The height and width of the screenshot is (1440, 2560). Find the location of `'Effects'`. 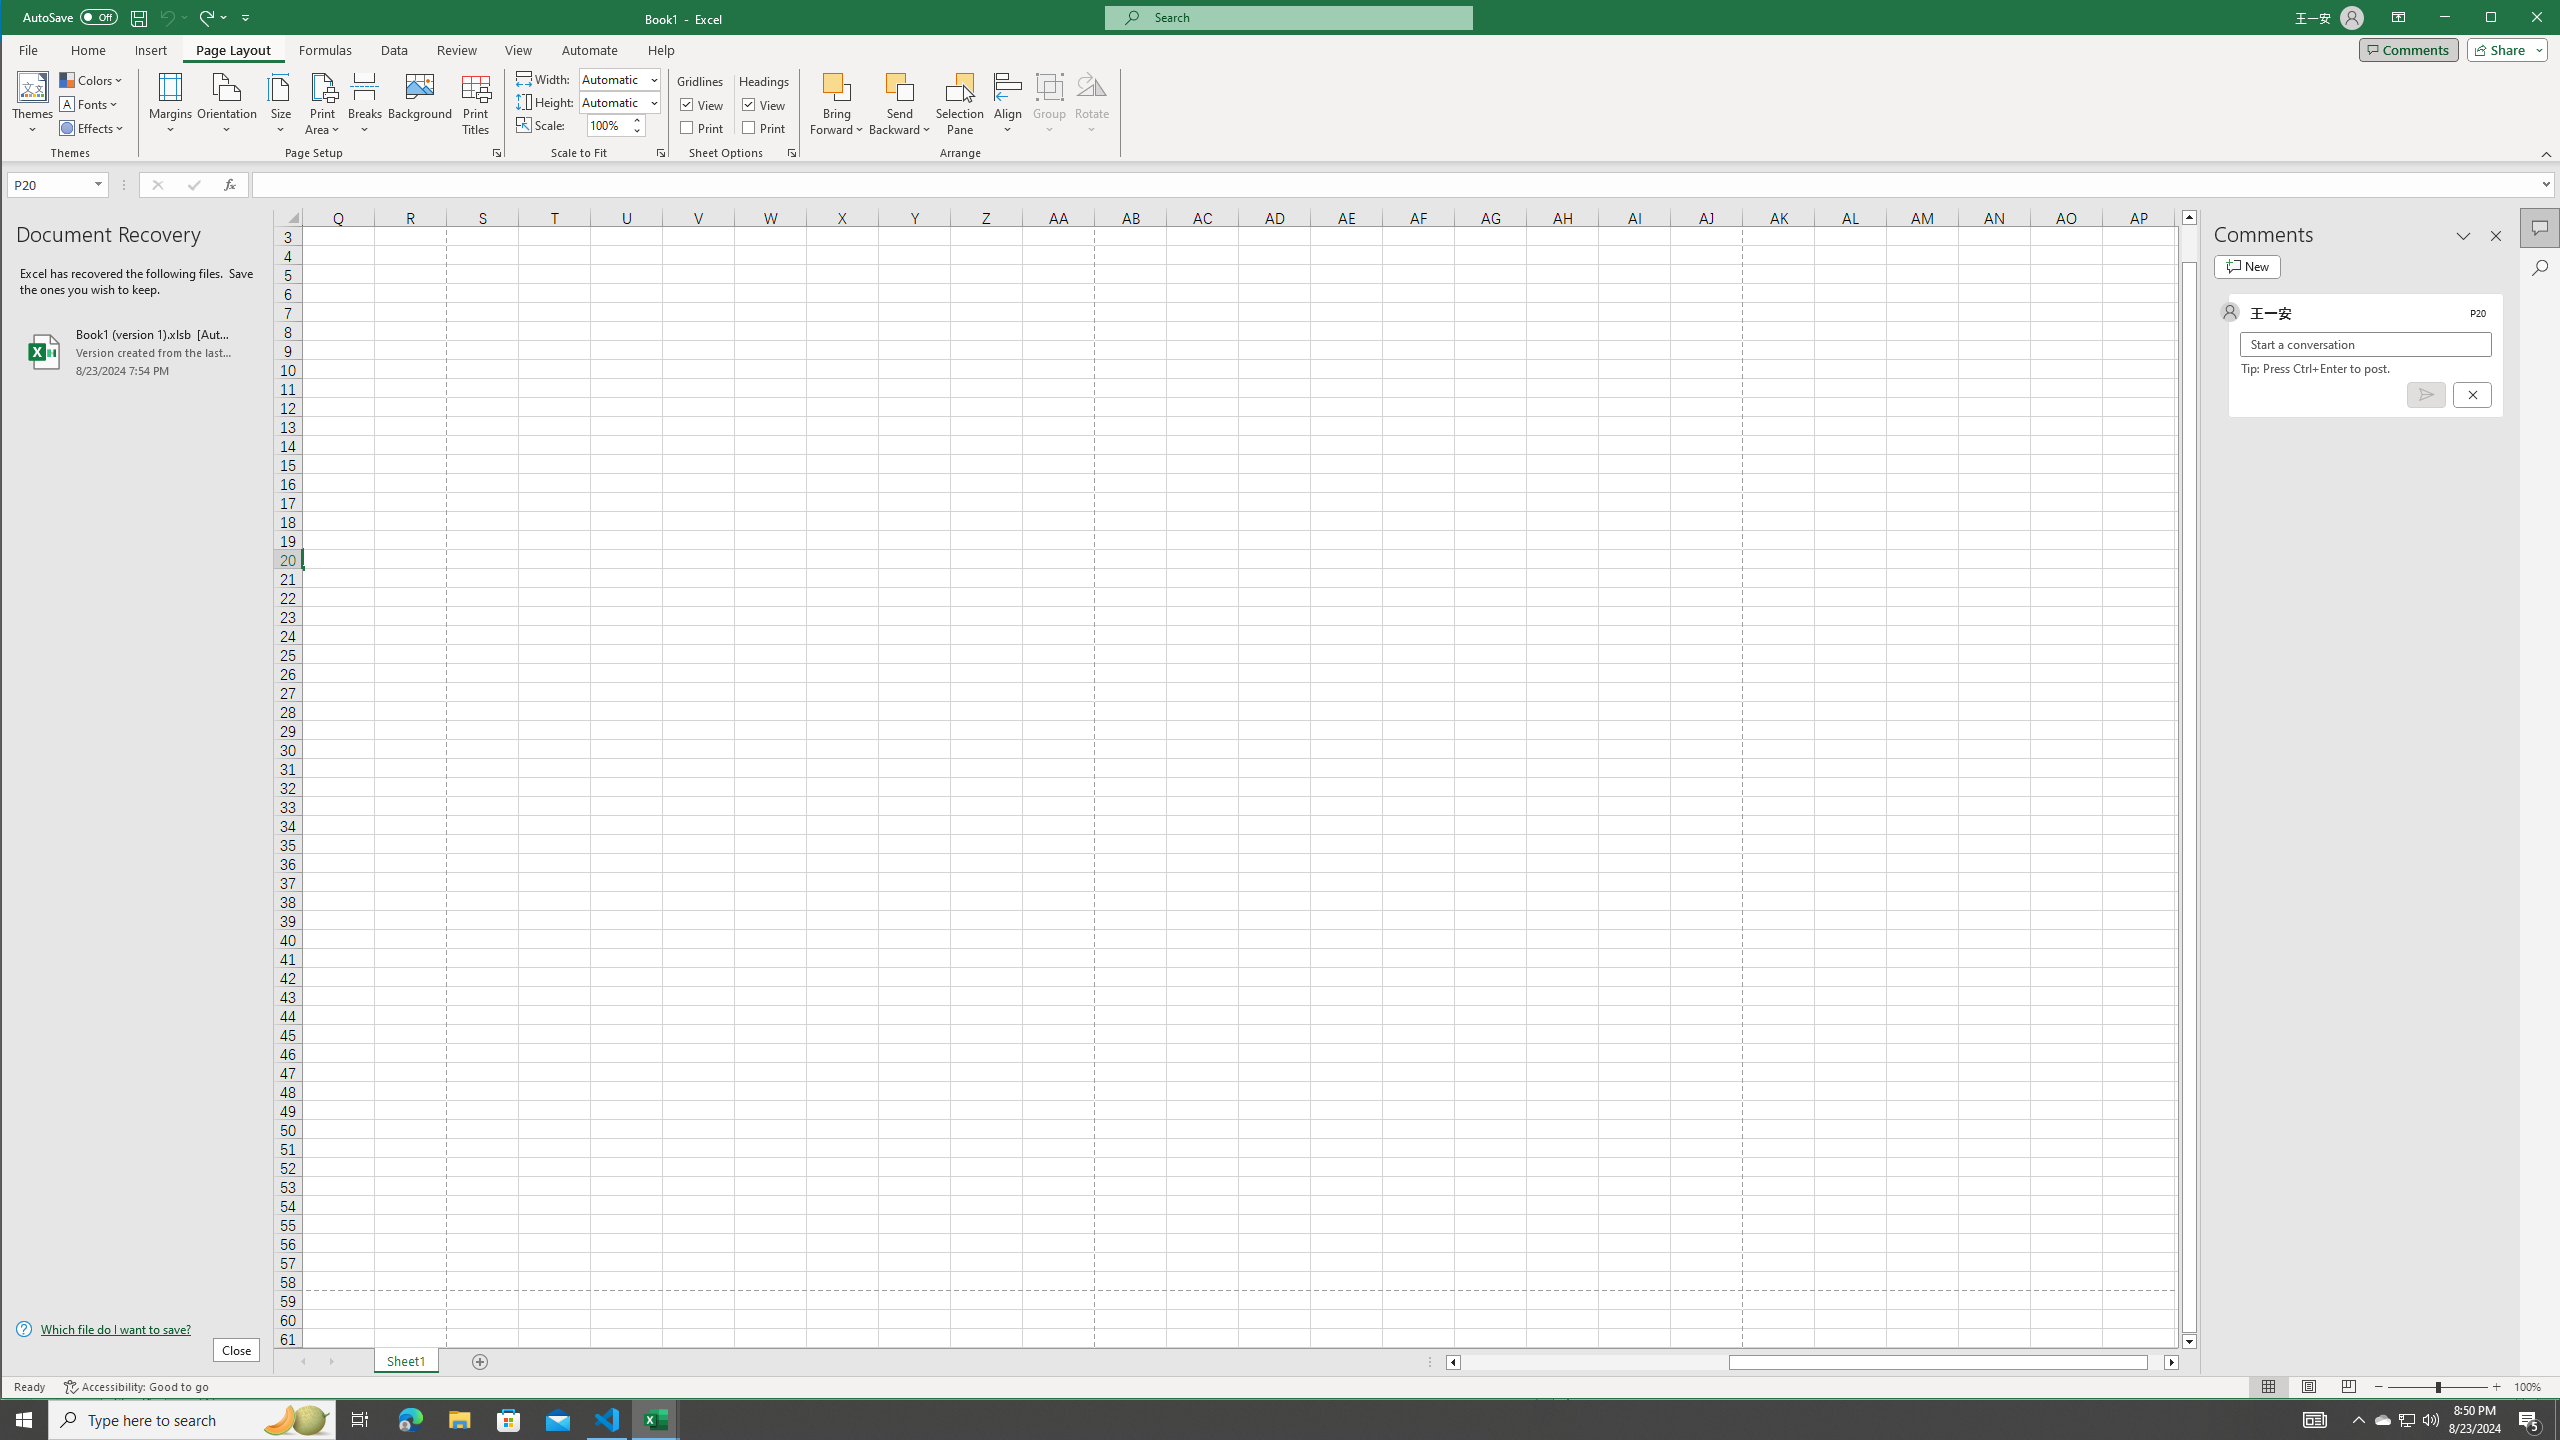

'Effects' is located at coordinates (93, 127).